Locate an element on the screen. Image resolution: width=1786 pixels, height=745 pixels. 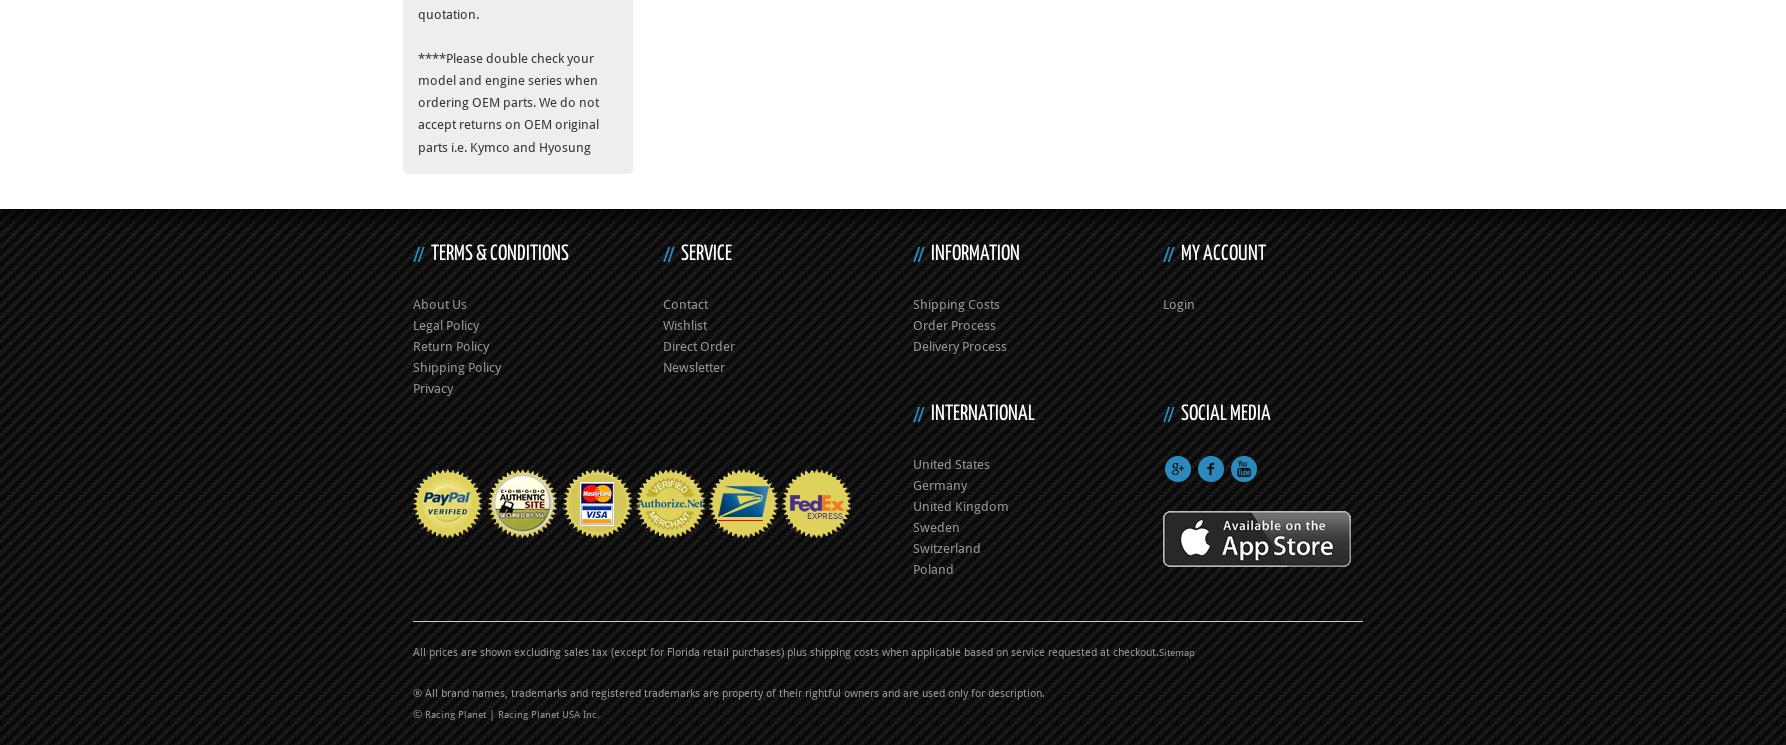
'United States' is located at coordinates (951, 462).